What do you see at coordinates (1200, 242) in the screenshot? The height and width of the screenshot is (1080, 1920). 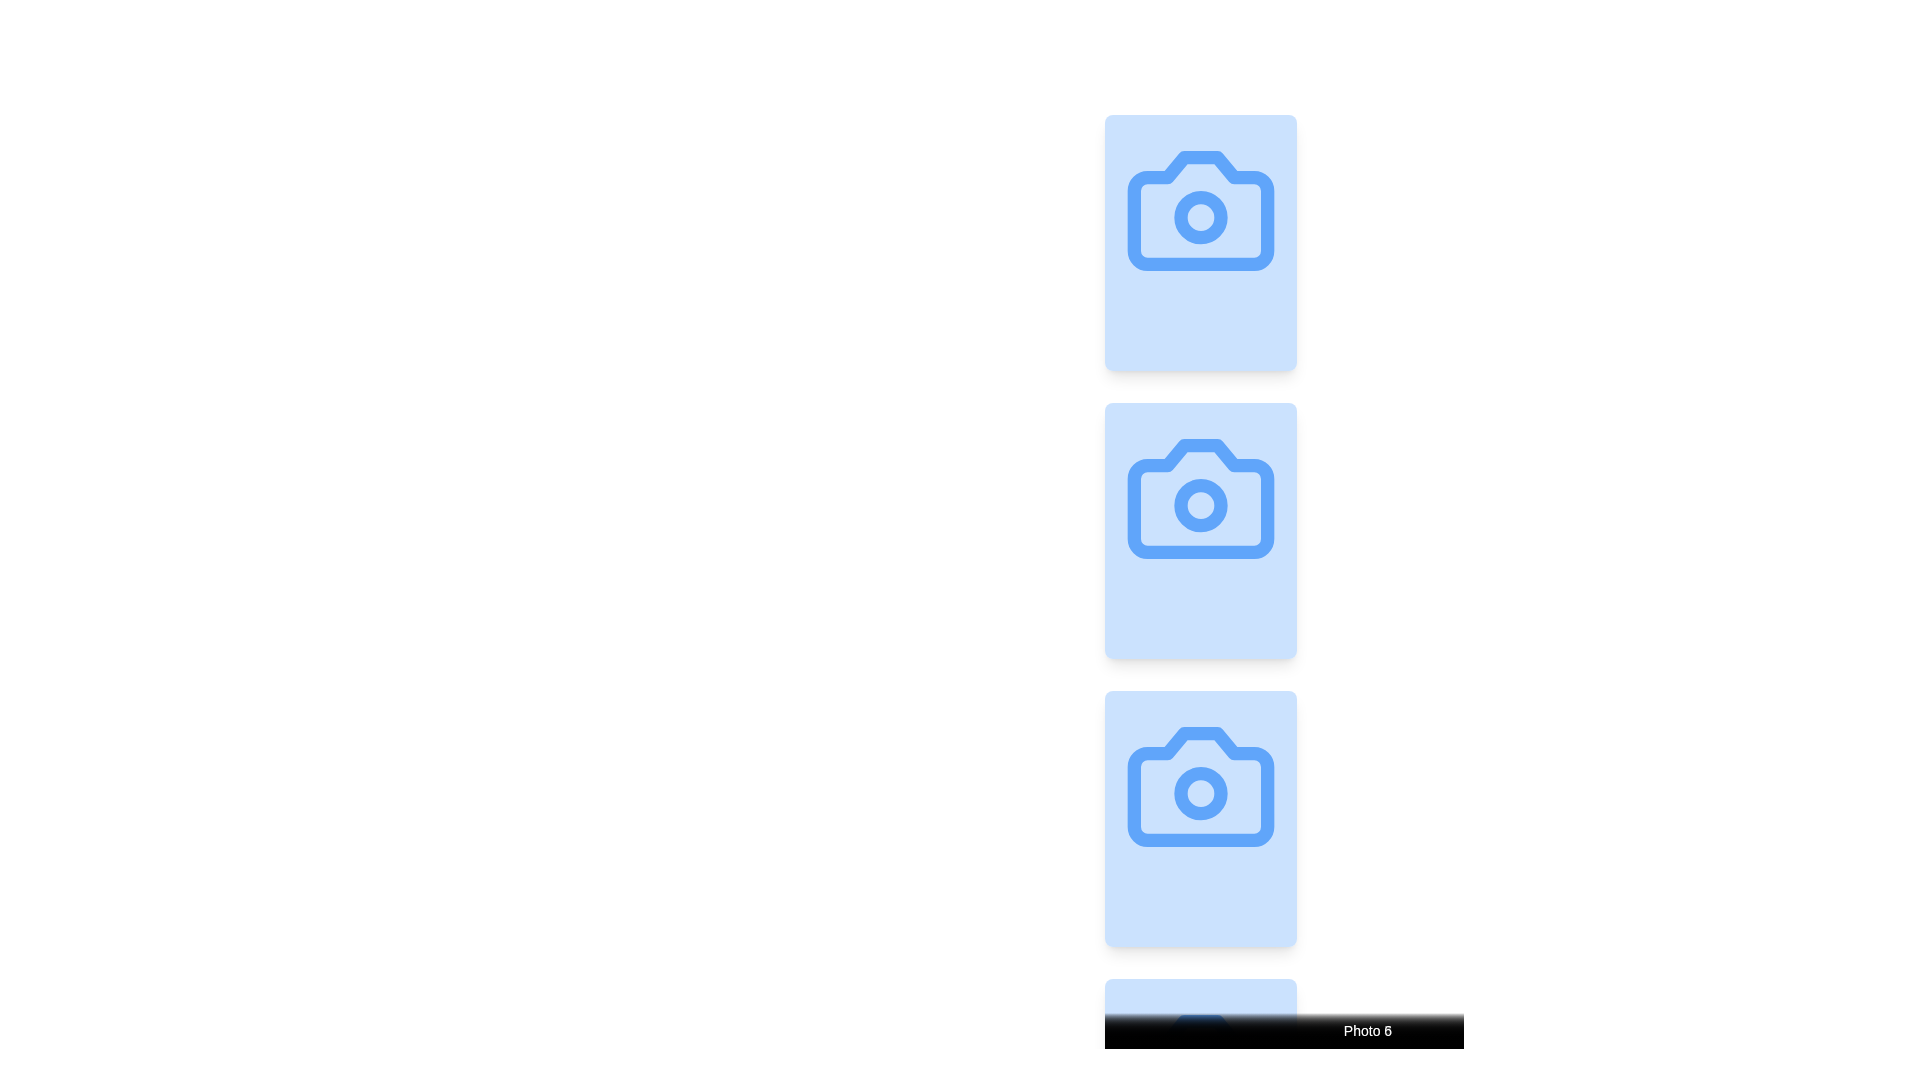 I see `the Image Card, which is a vertically oriented rectangular card with a light blue background and a centered camera icon, positioned at the top of a vertically stacked list` at bounding box center [1200, 242].